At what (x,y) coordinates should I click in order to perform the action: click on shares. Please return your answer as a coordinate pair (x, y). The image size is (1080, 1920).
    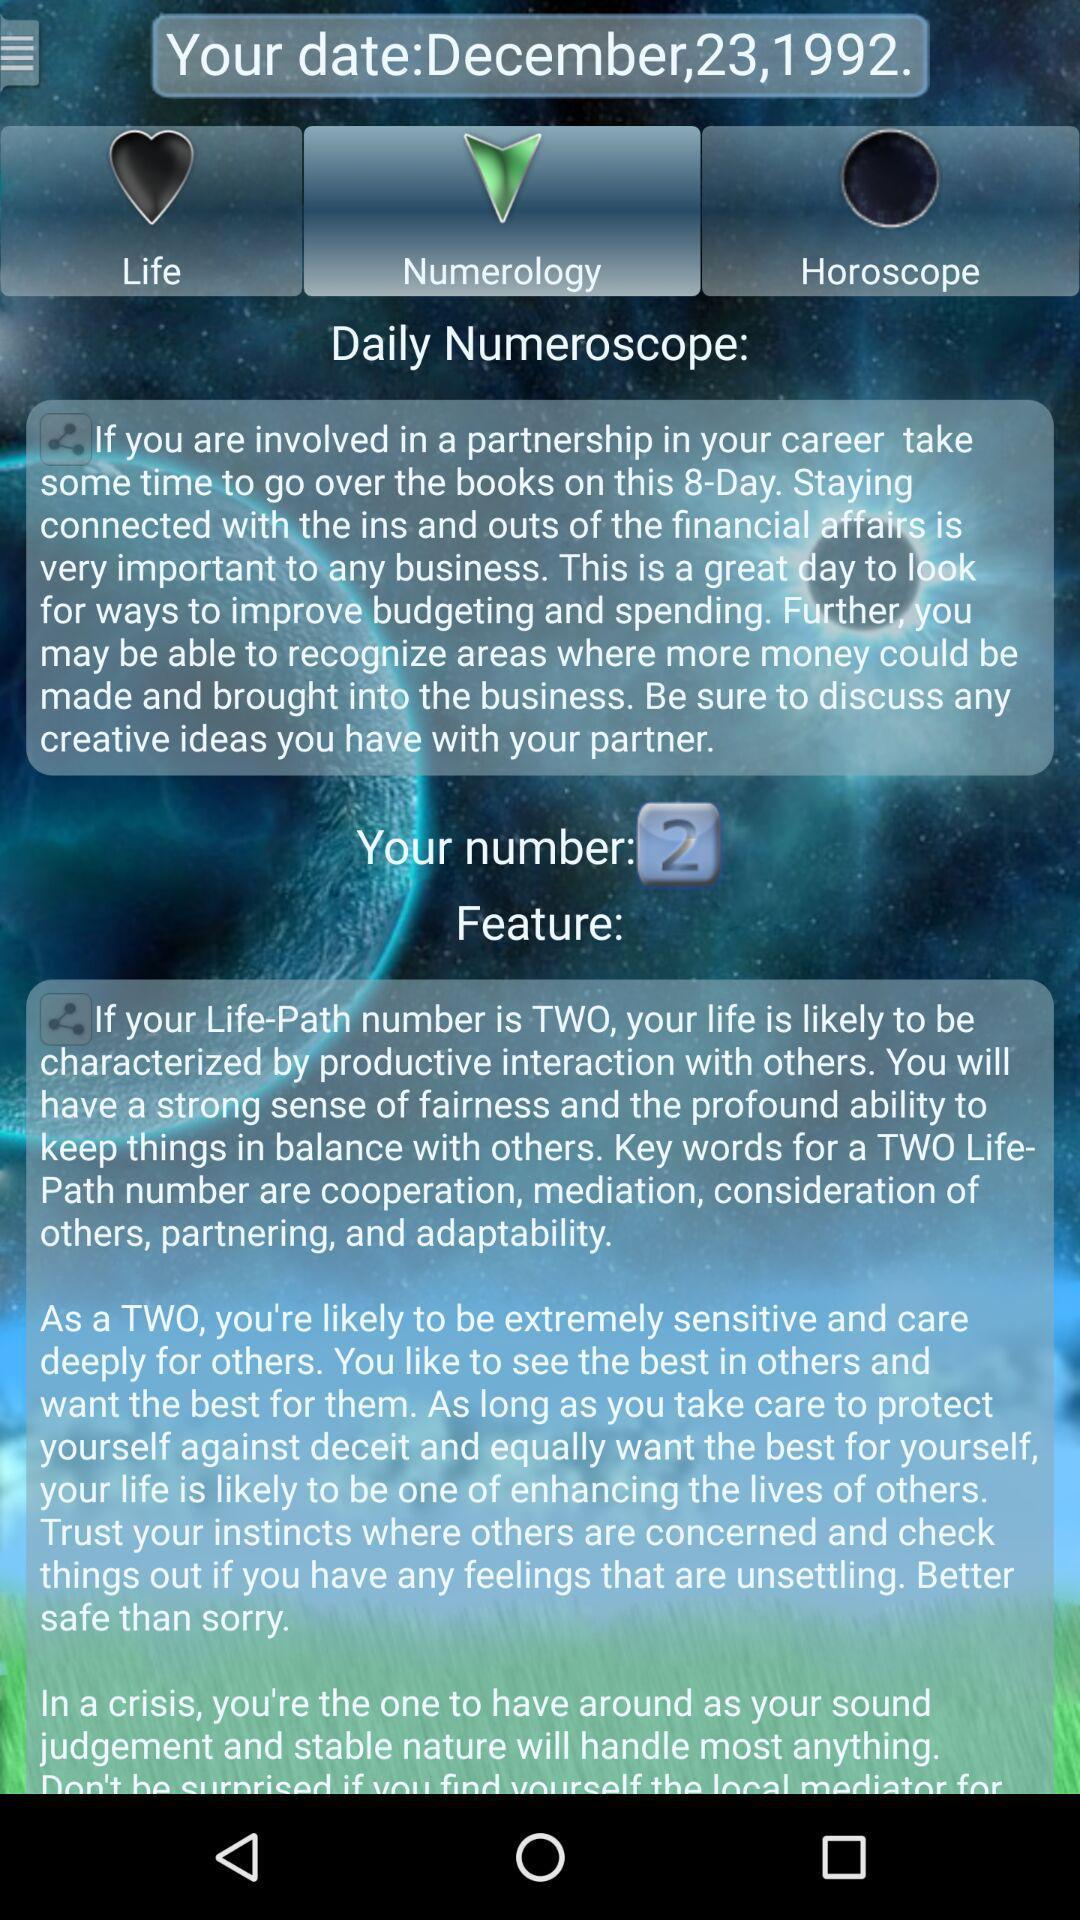
    Looking at the image, I should click on (64, 1019).